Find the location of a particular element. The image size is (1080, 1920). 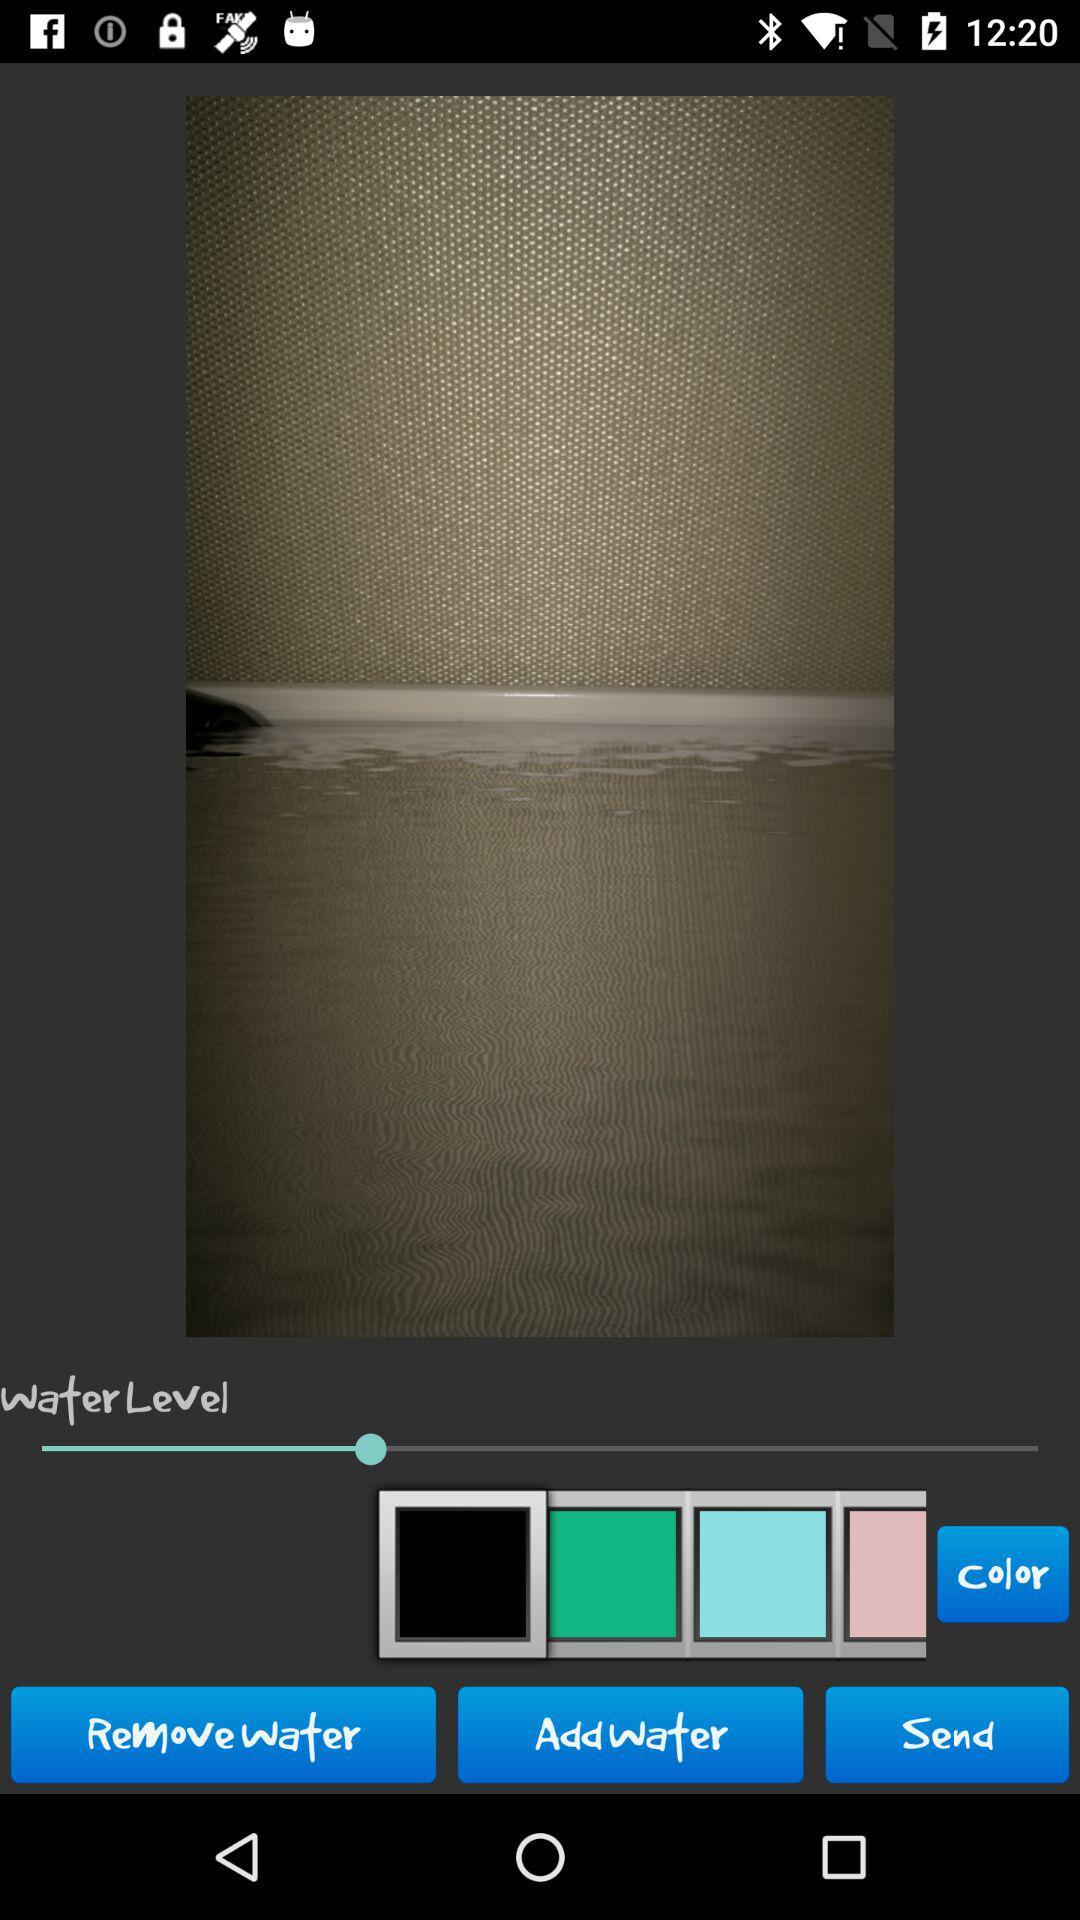

the send is located at coordinates (946, 1733).